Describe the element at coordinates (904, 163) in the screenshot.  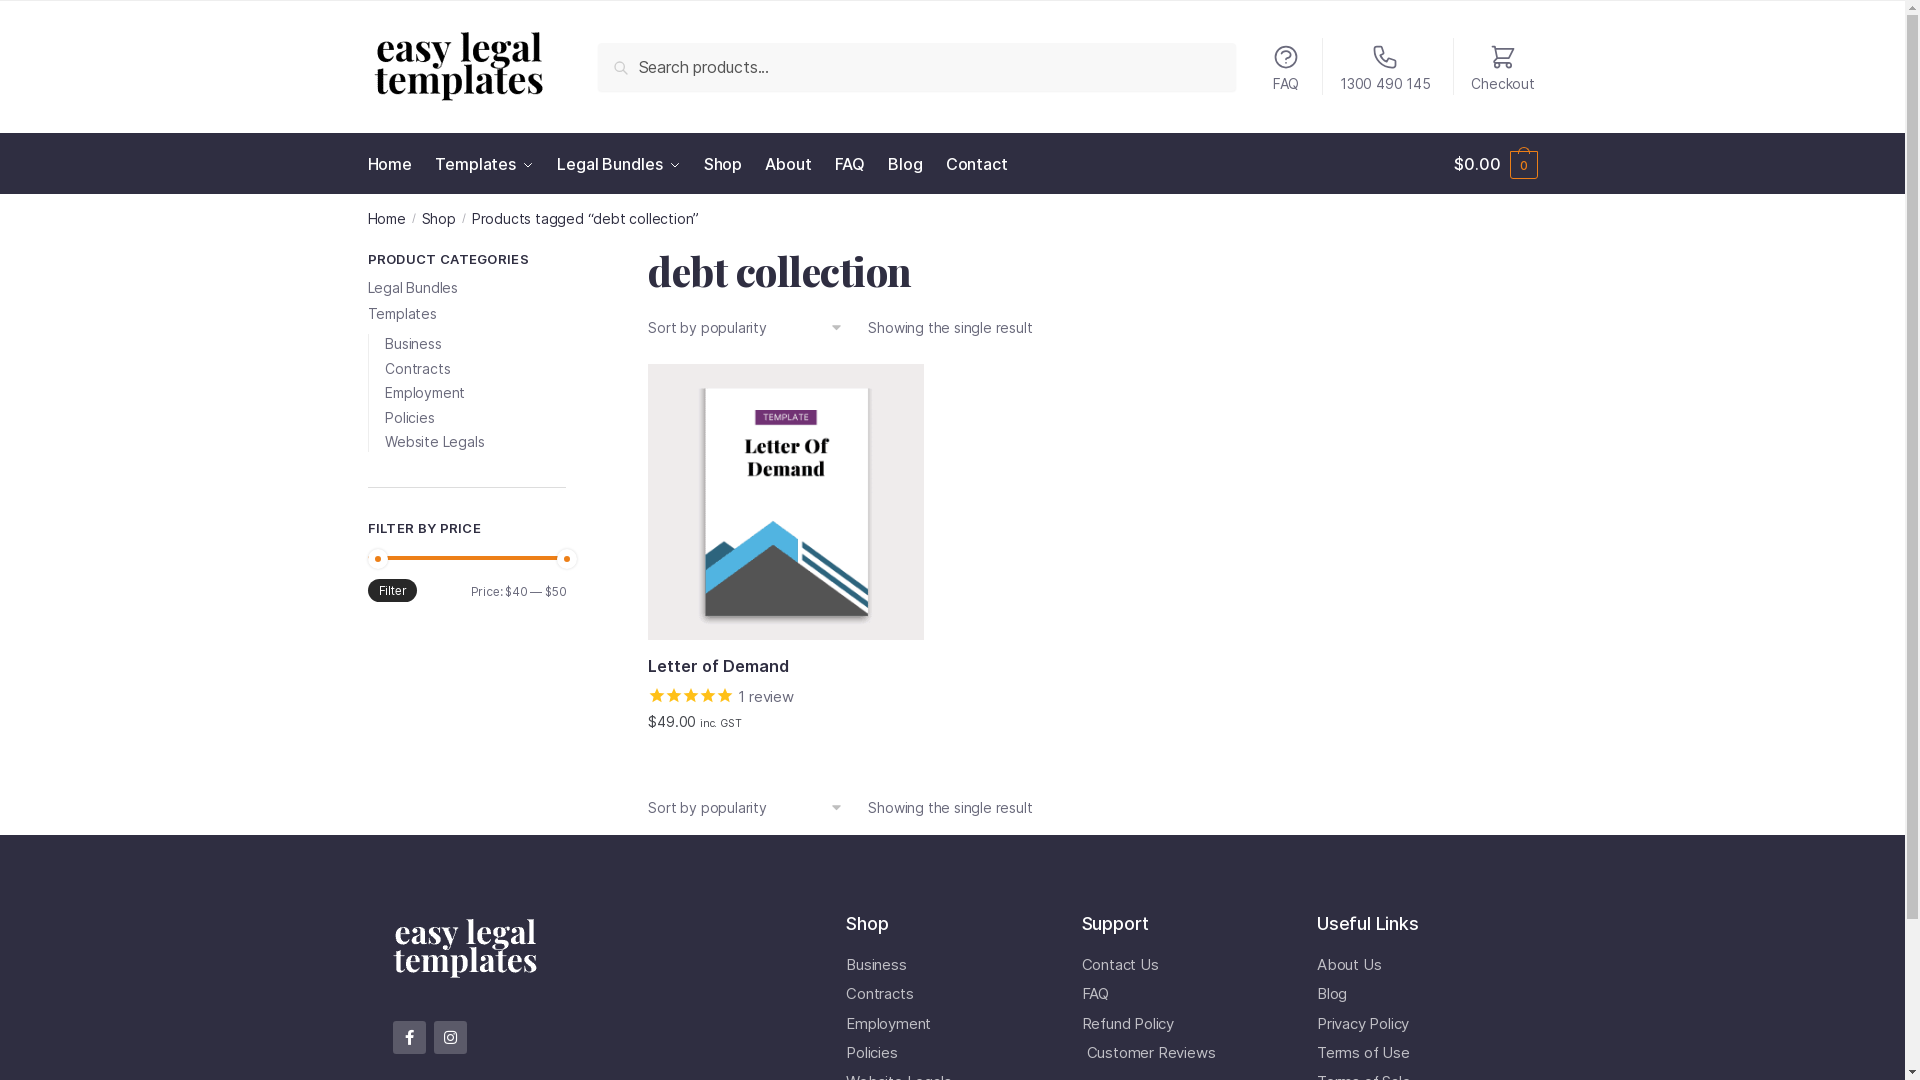
I see `'Blog'` at that location.